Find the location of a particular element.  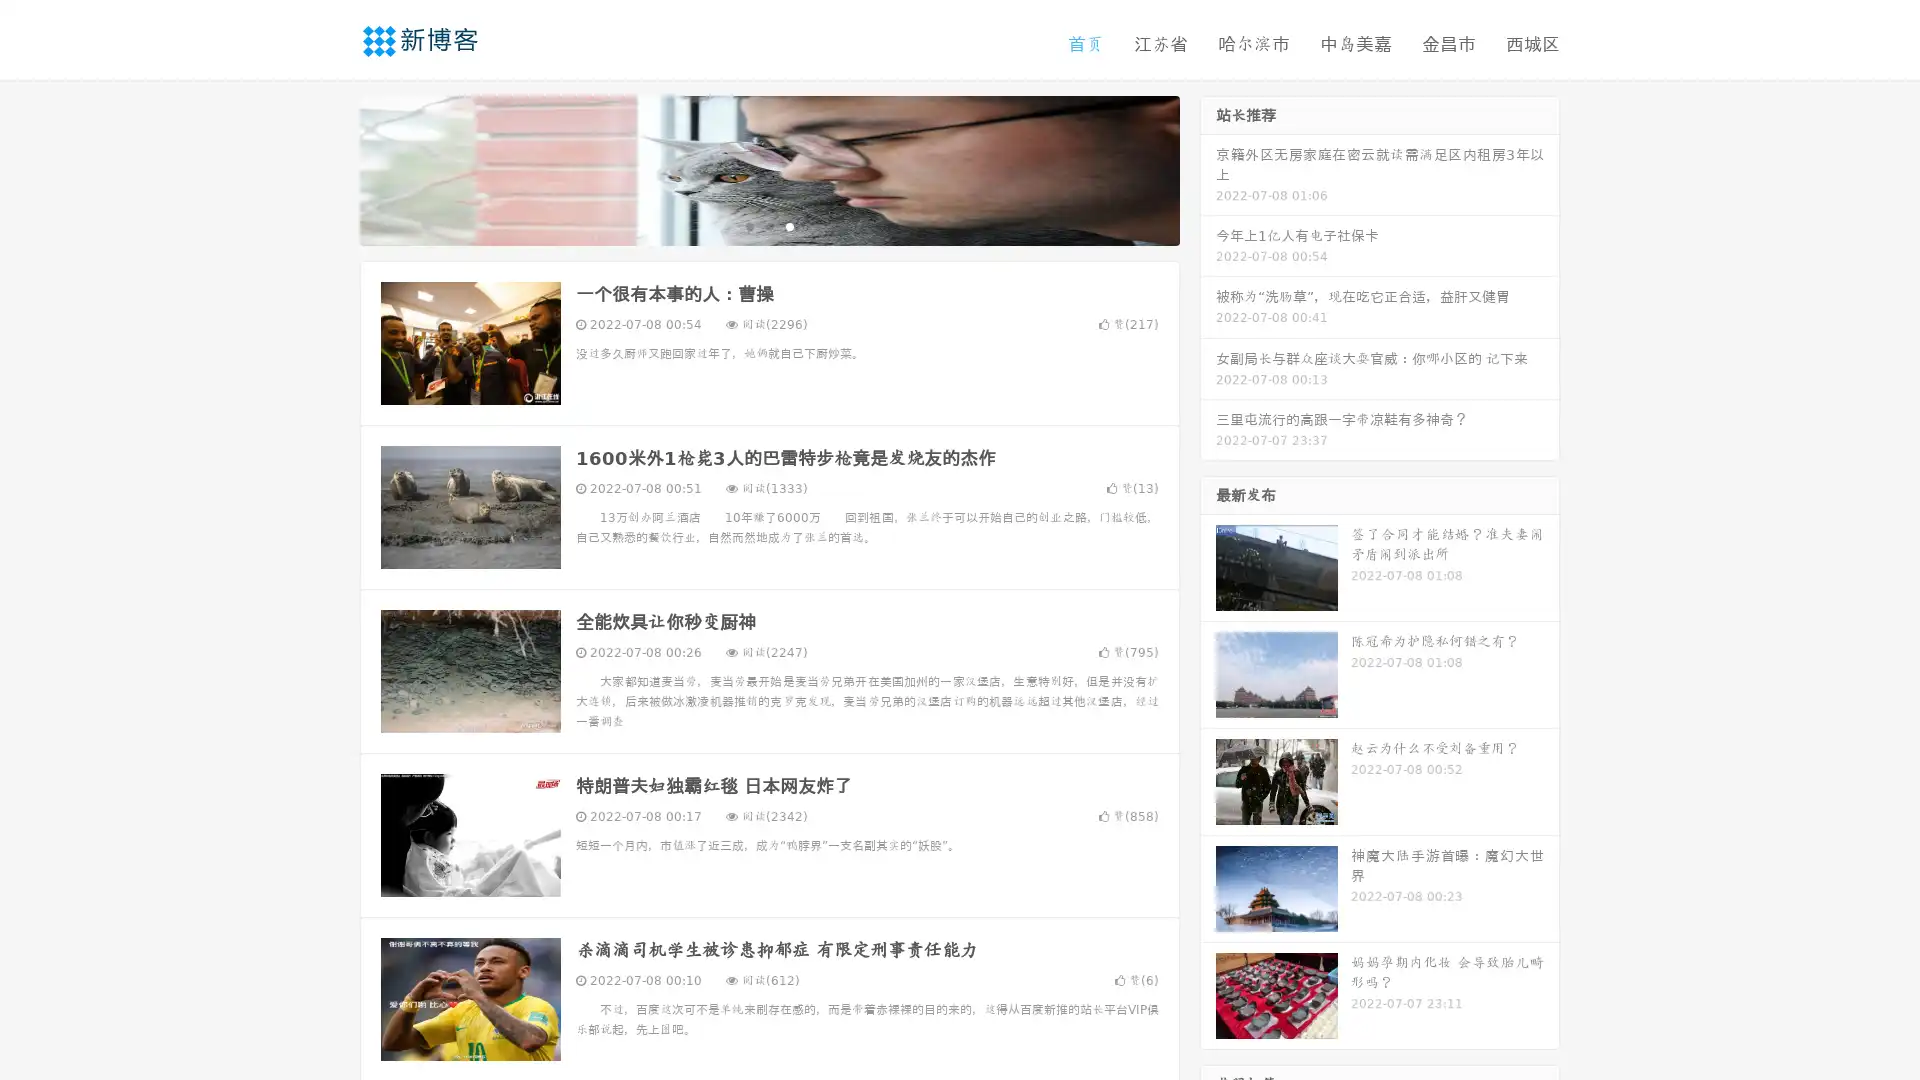

Next slide is located at coordinates (1208, 168).